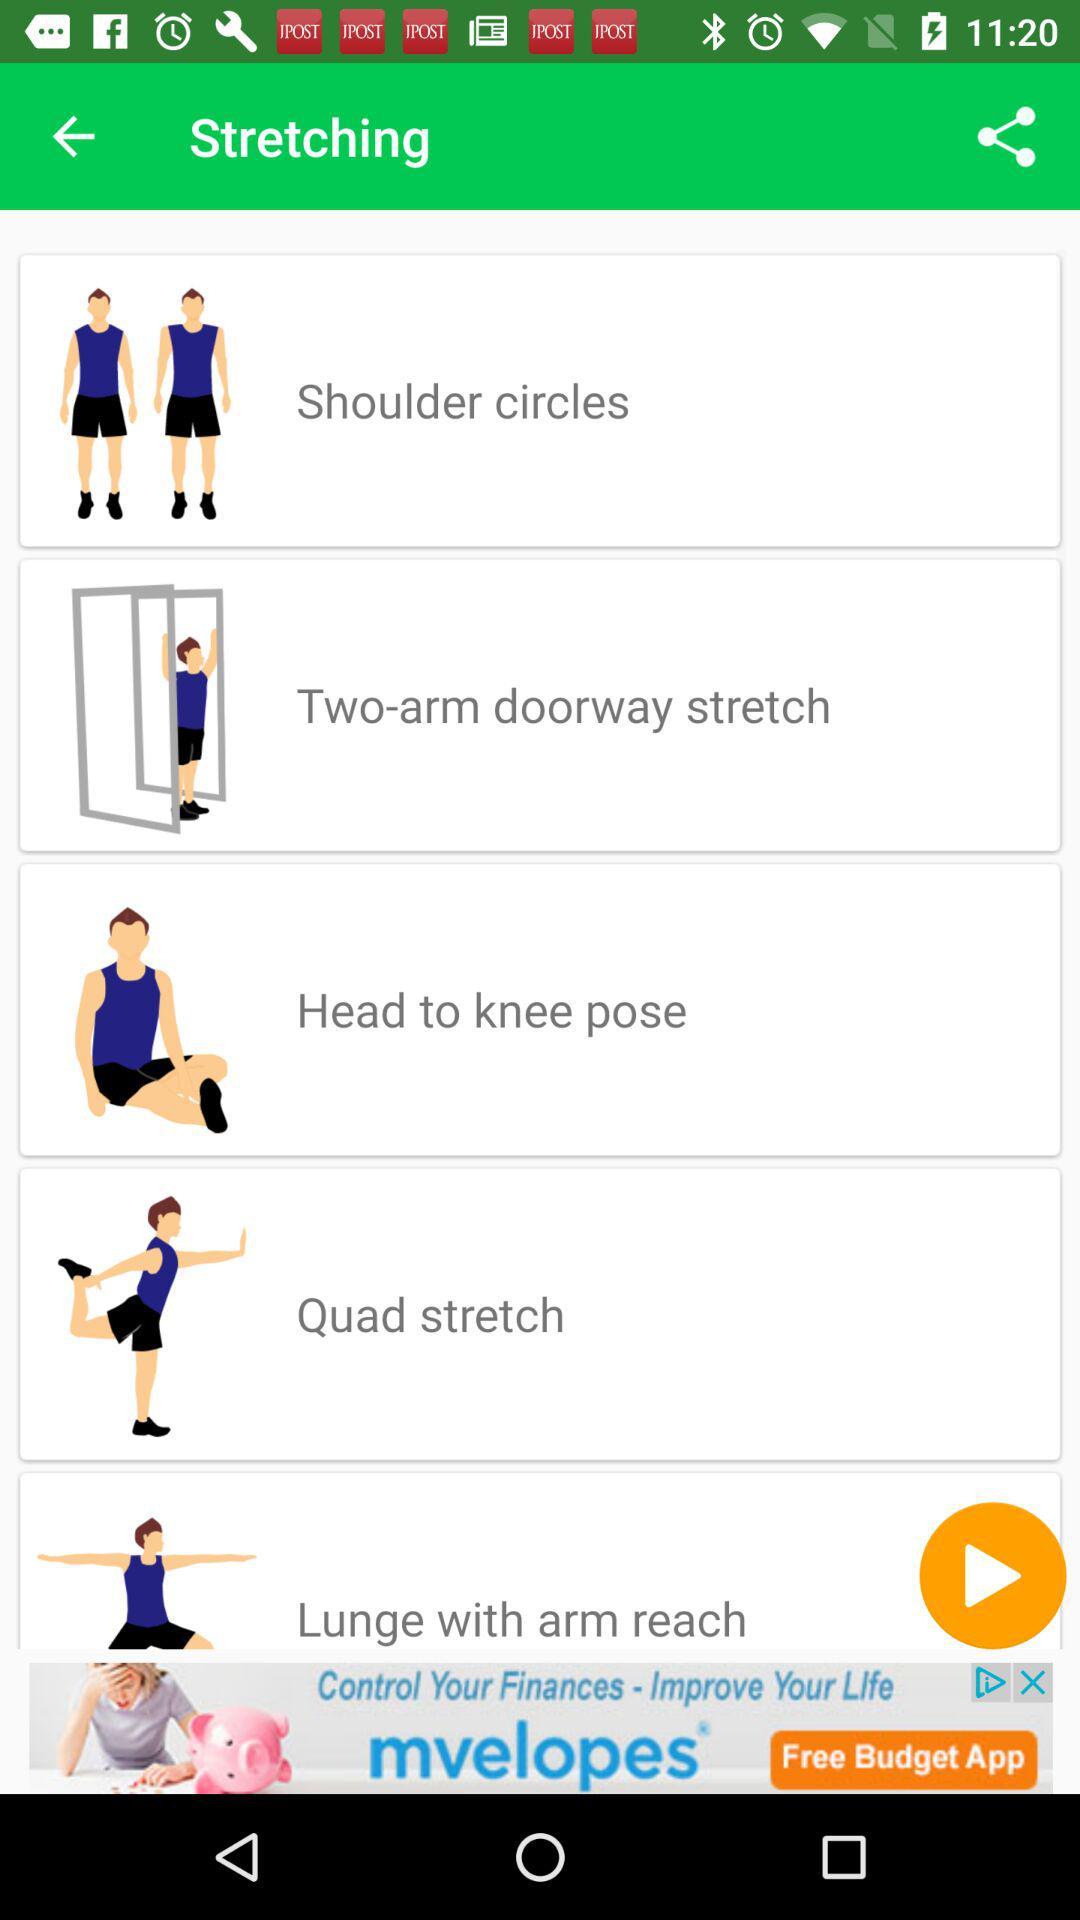 The image size is (1080, 1920). What do you see at coordinates (540, 1727) in the screenshot?
I see `more information about an advertisement` at bounding box center [540, 1727].